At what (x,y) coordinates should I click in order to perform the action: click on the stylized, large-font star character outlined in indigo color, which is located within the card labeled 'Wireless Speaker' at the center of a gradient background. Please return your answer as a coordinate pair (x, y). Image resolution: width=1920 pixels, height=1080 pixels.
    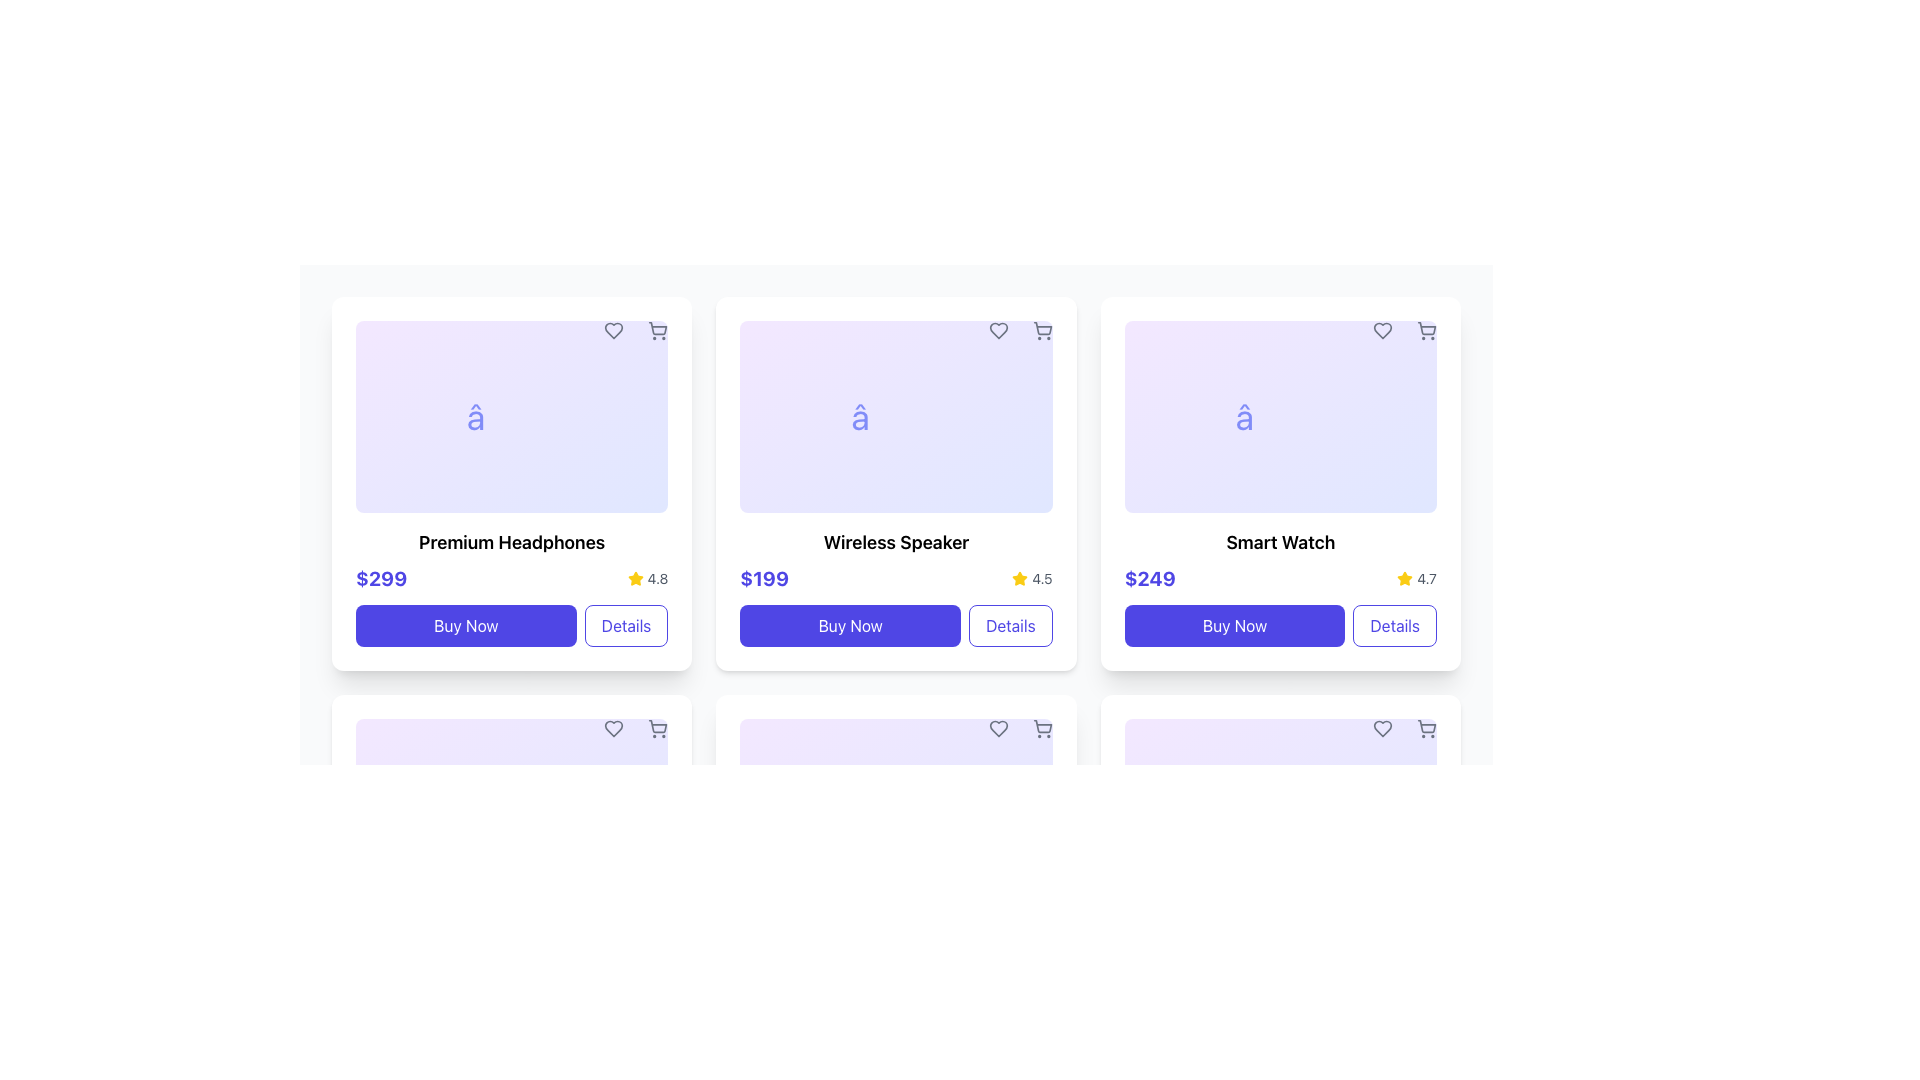
    Looking at the image, I should click on (895, 415).